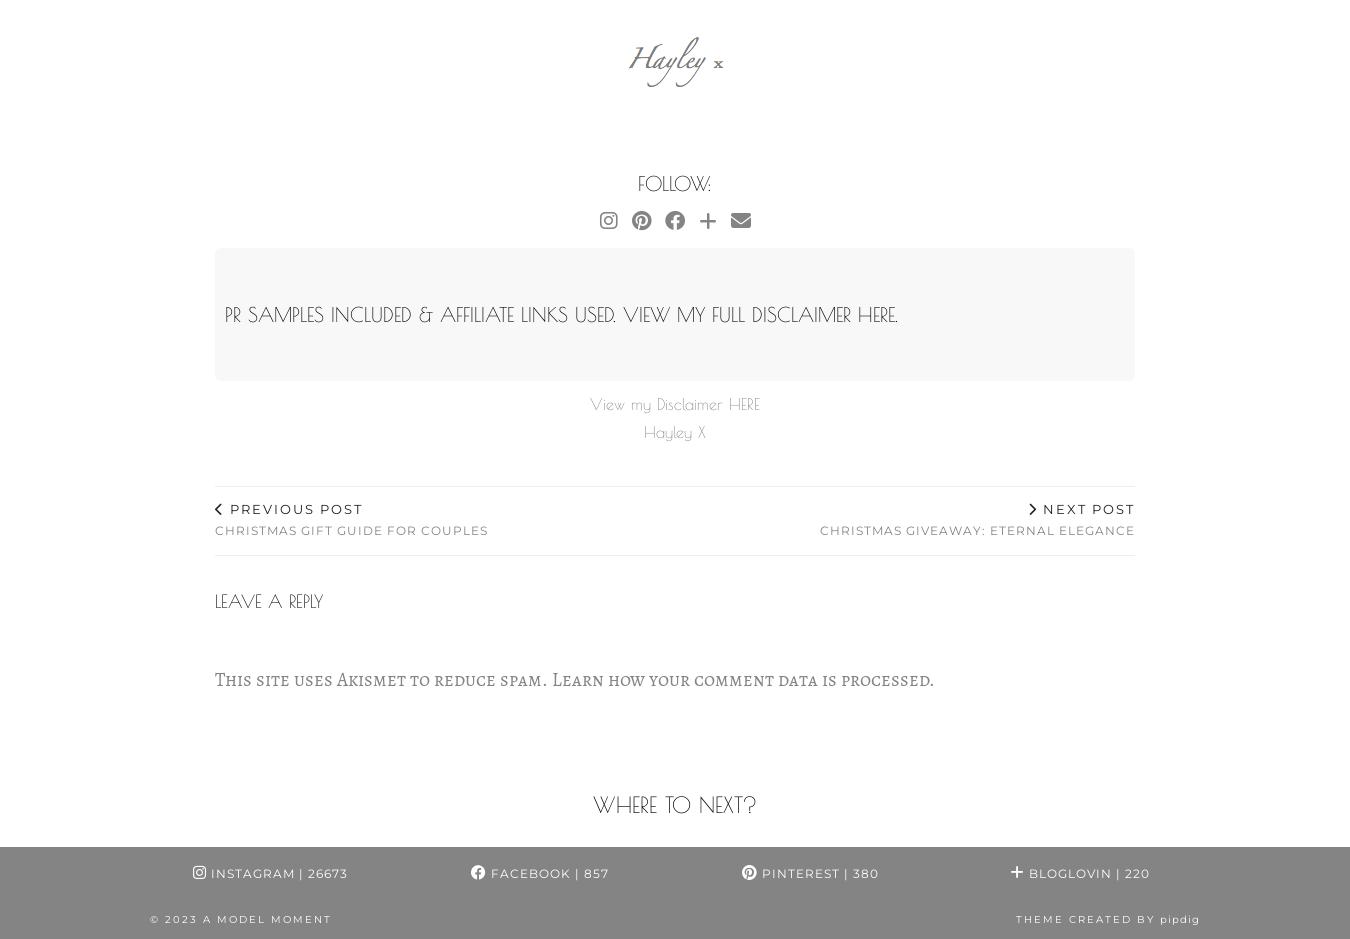  Describe the element at coordinates (225, 507) in the screenshot. I see `'Previous Post'` at that location.